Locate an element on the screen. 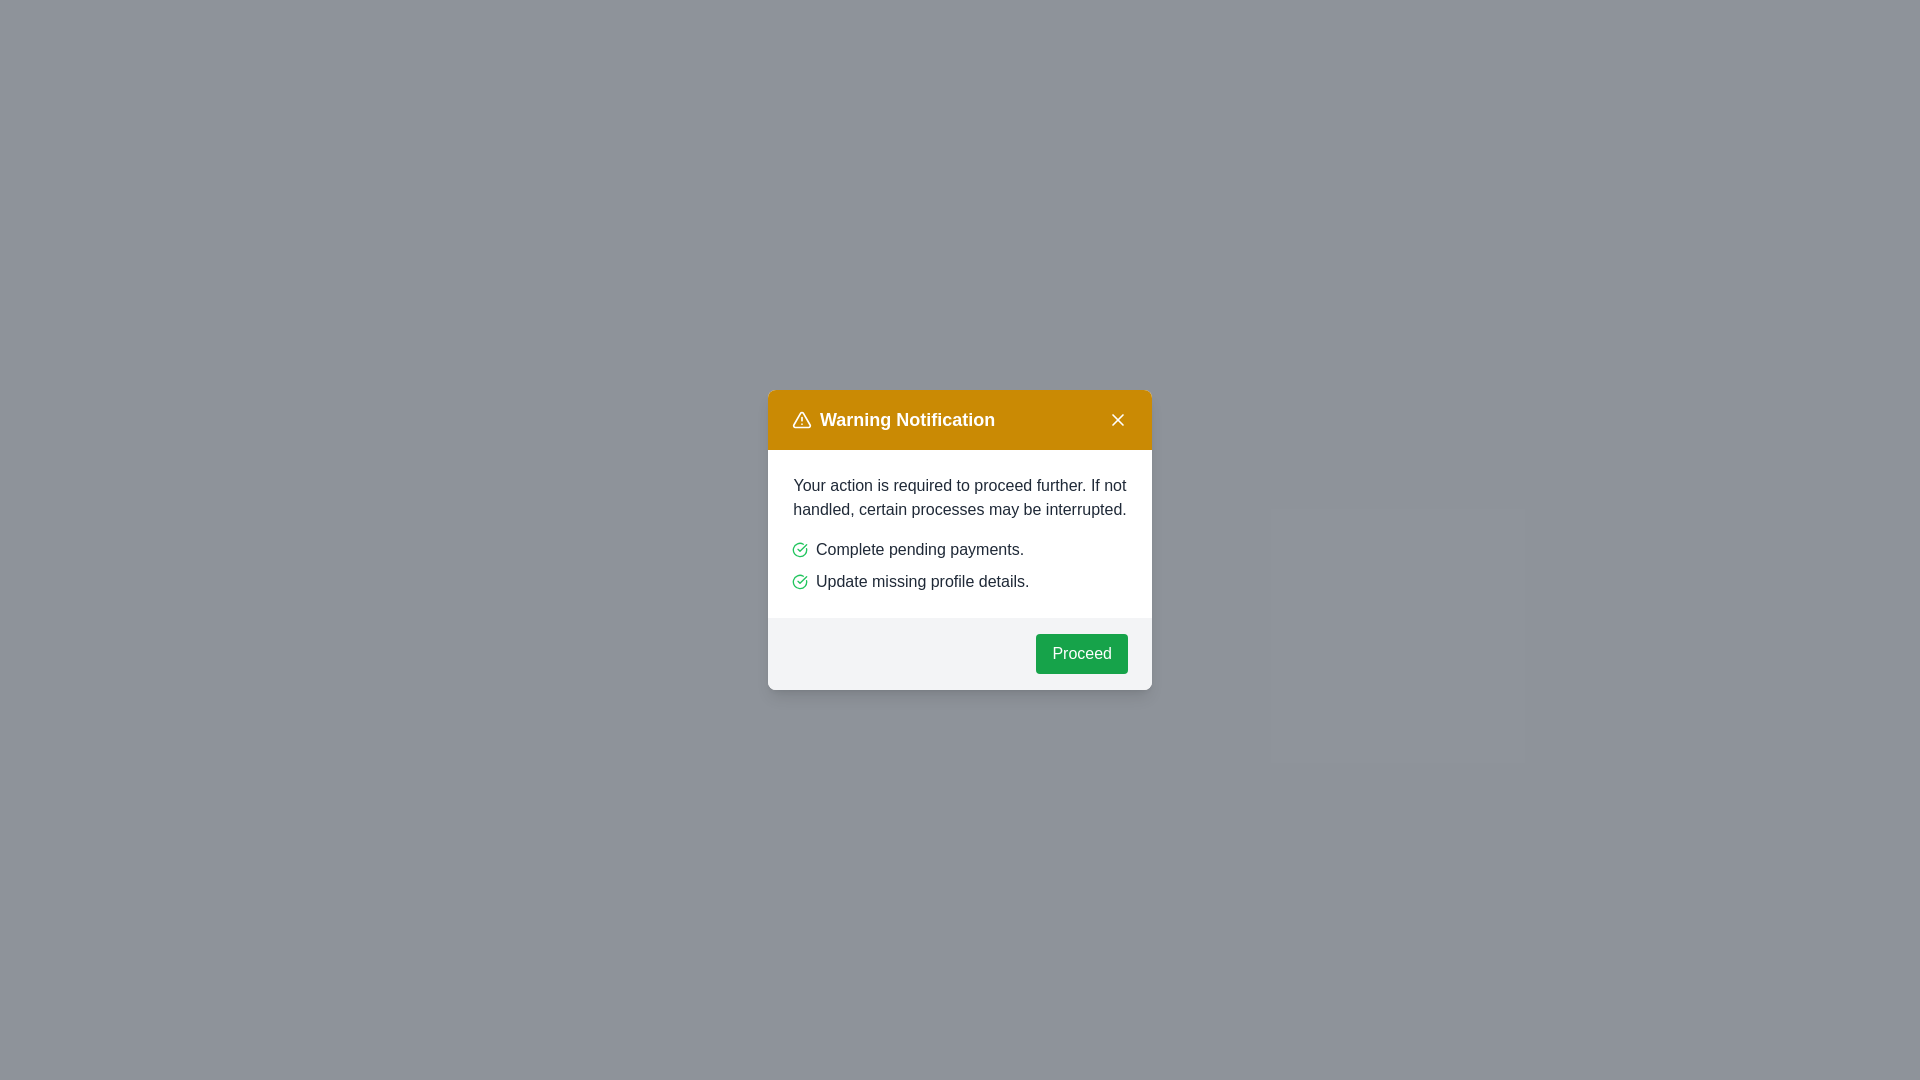  the green circular checkmark icon in the group of labeled messages indicating completion or validation is located at coordinates (960, 566).